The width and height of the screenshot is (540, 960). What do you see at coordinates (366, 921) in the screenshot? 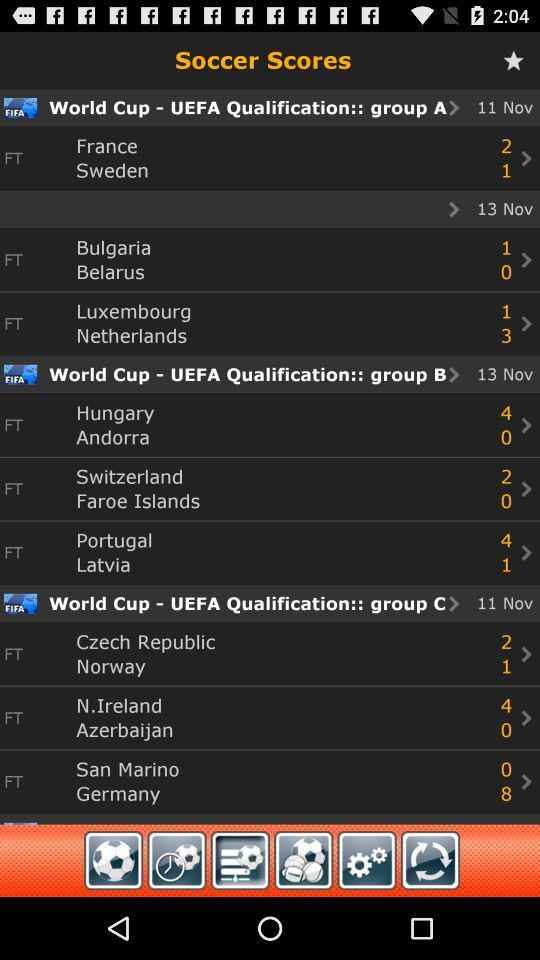
I see `the settings icon` at bounding box center [366, 921].